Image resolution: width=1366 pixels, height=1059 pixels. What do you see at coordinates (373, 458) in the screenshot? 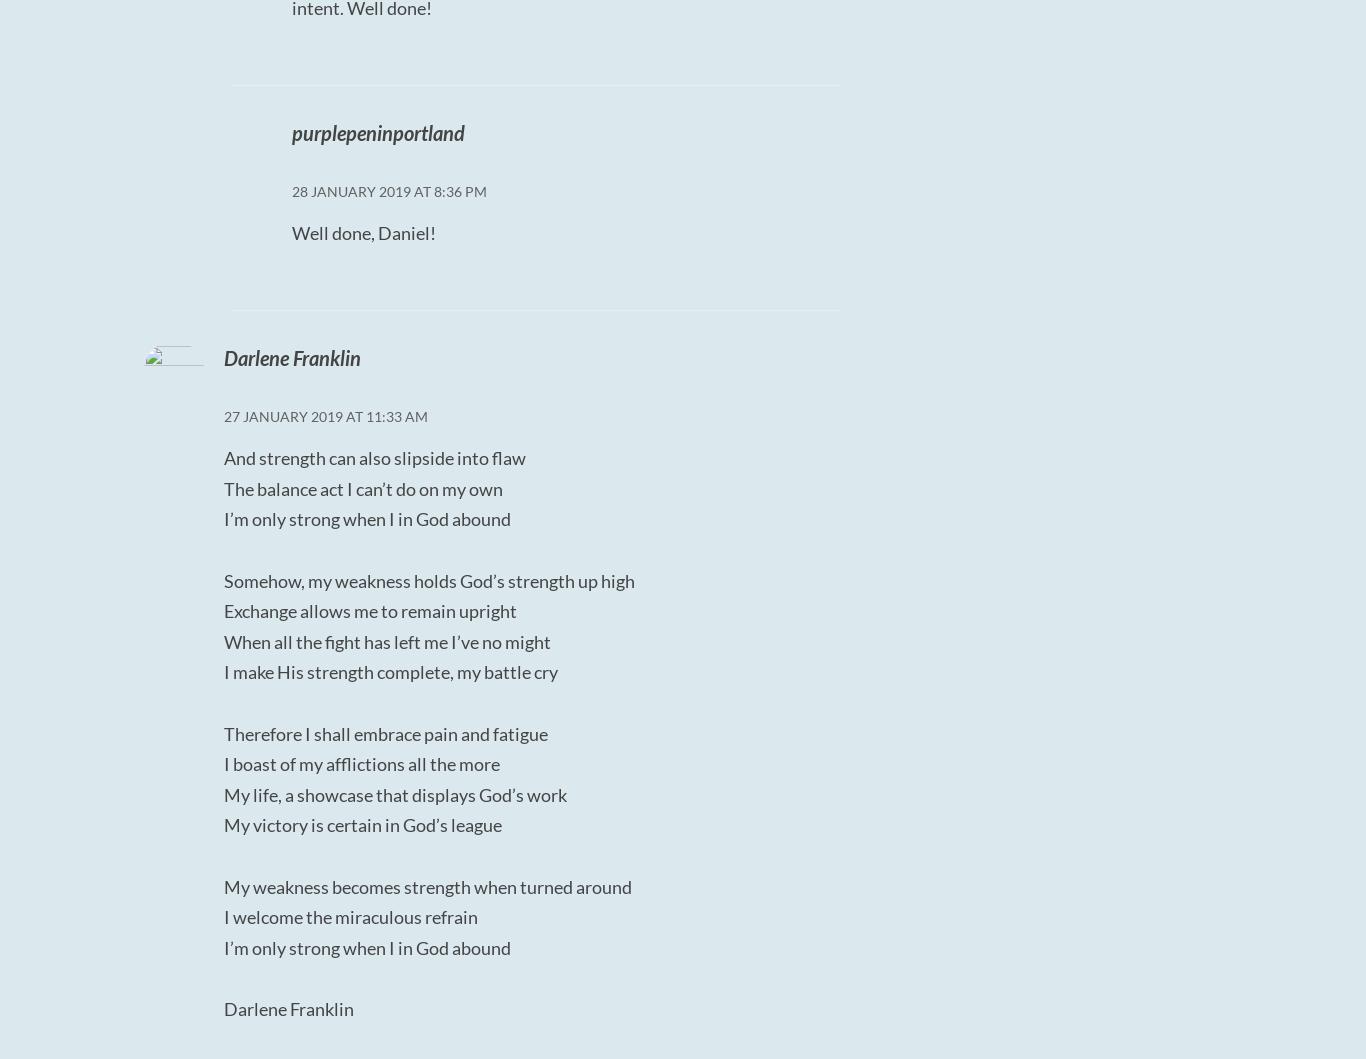
I see `'And strength can also slipside into flaw'` at bounding box center [373, 458].